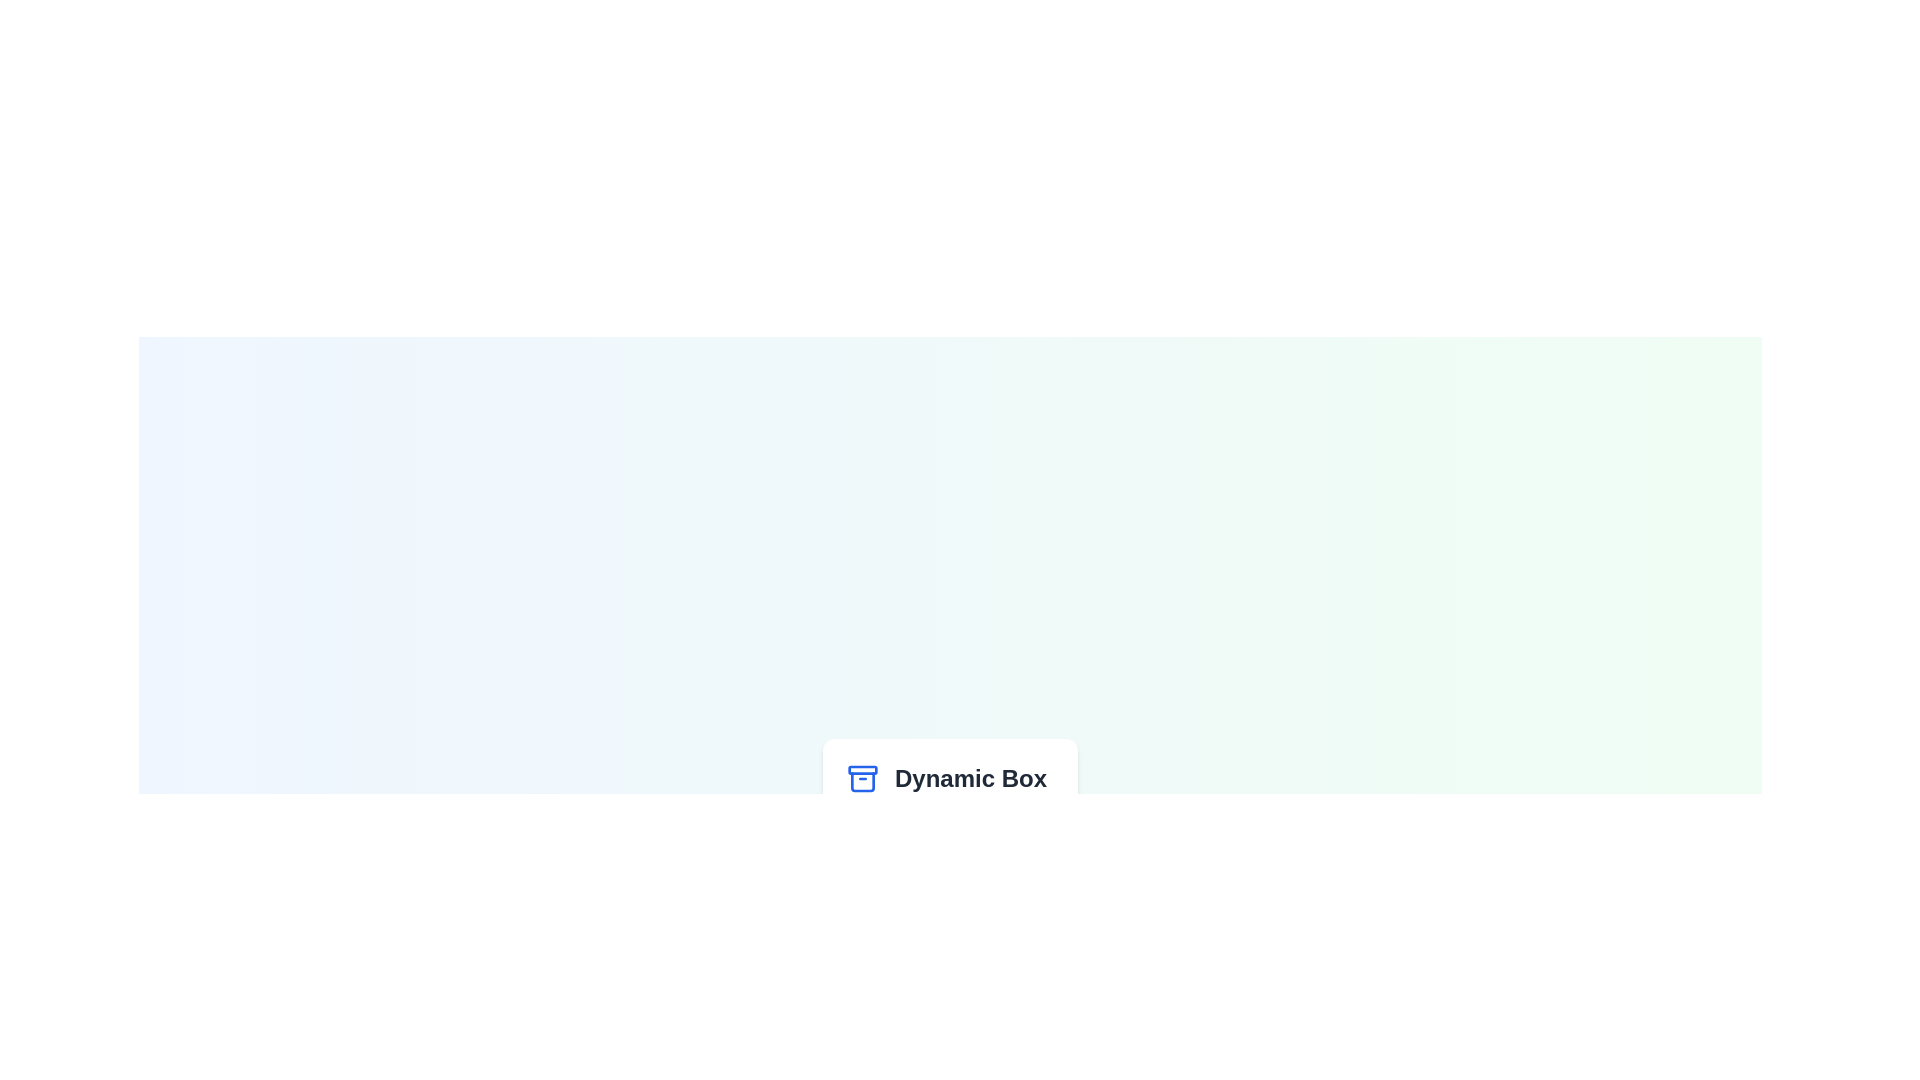 This screenshot has width=1920, height=1080. I want to click on the top rectangular bar of the archive-like icon located to the left of the label text 'Dynamic Box', so click(863, 769).